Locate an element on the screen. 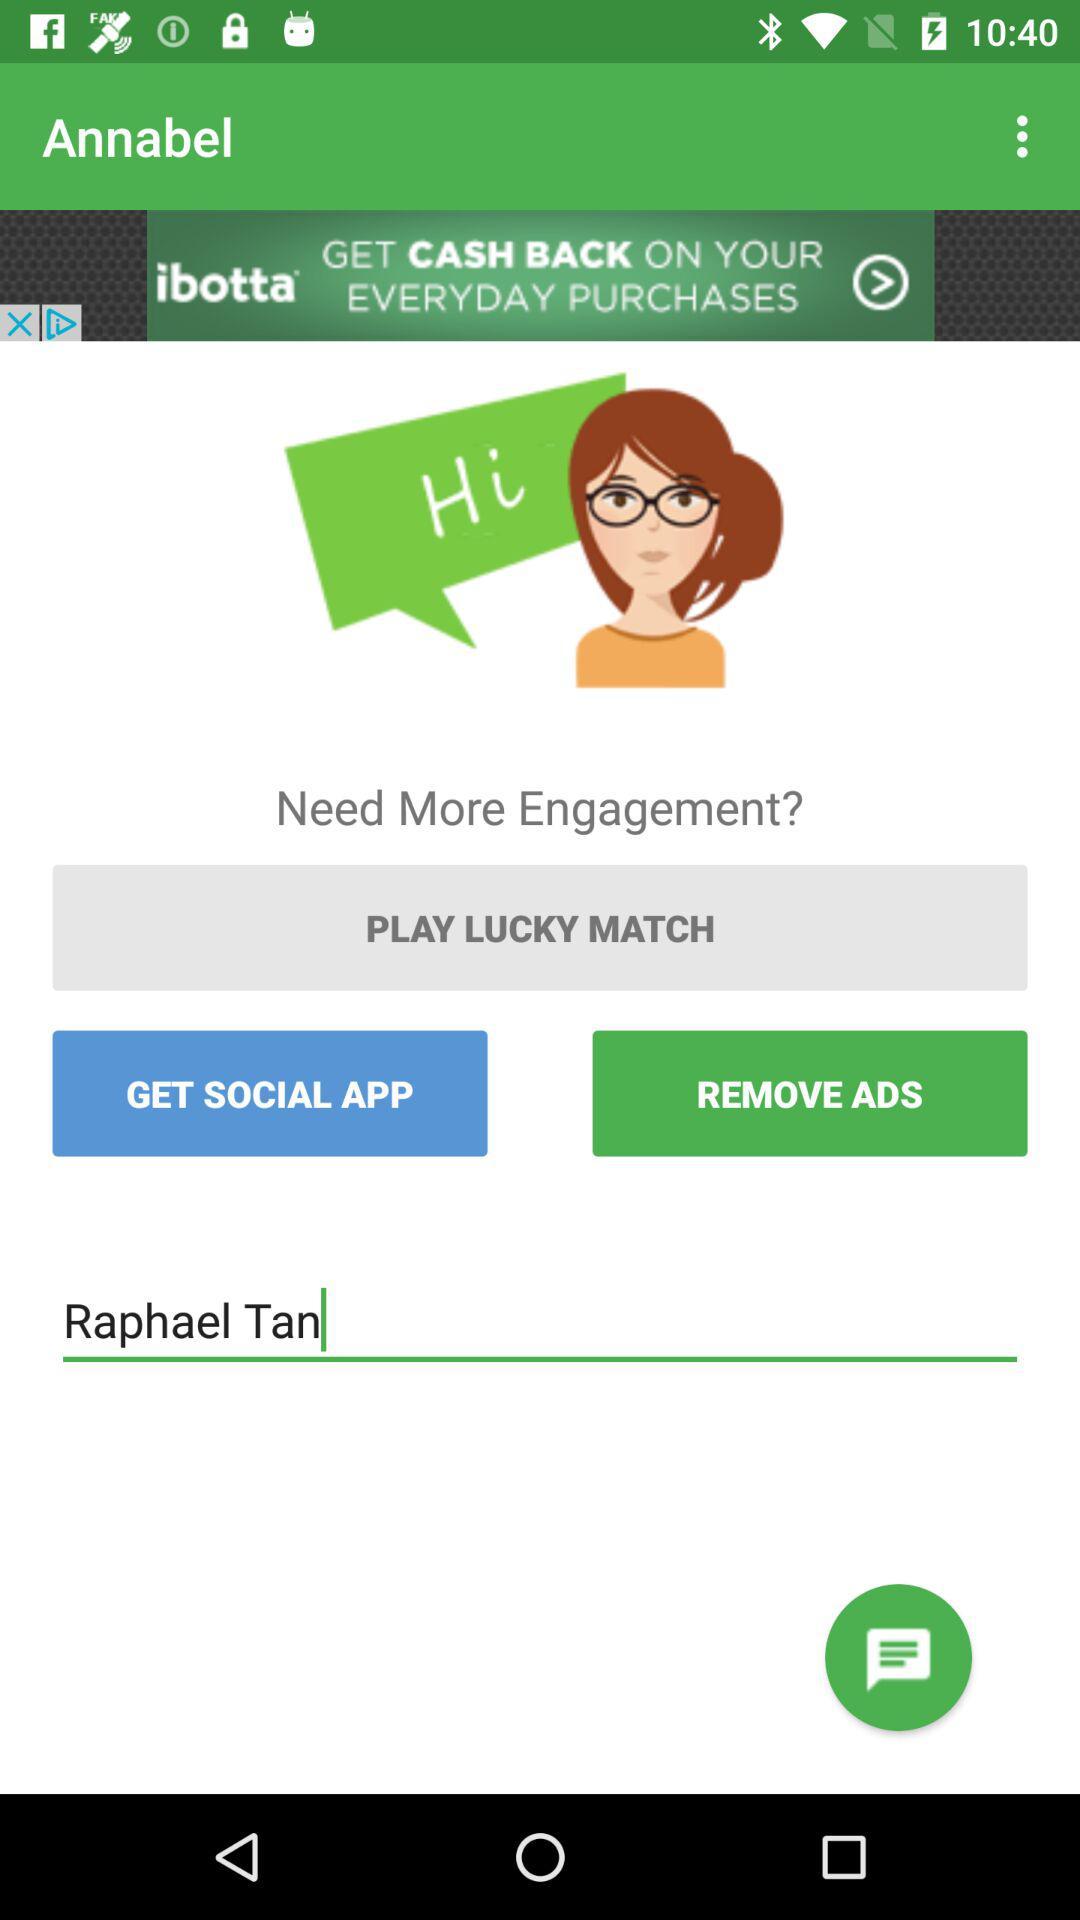 This screenshot has height=1920, width=1080. message is located at coordinates (897, 1657).